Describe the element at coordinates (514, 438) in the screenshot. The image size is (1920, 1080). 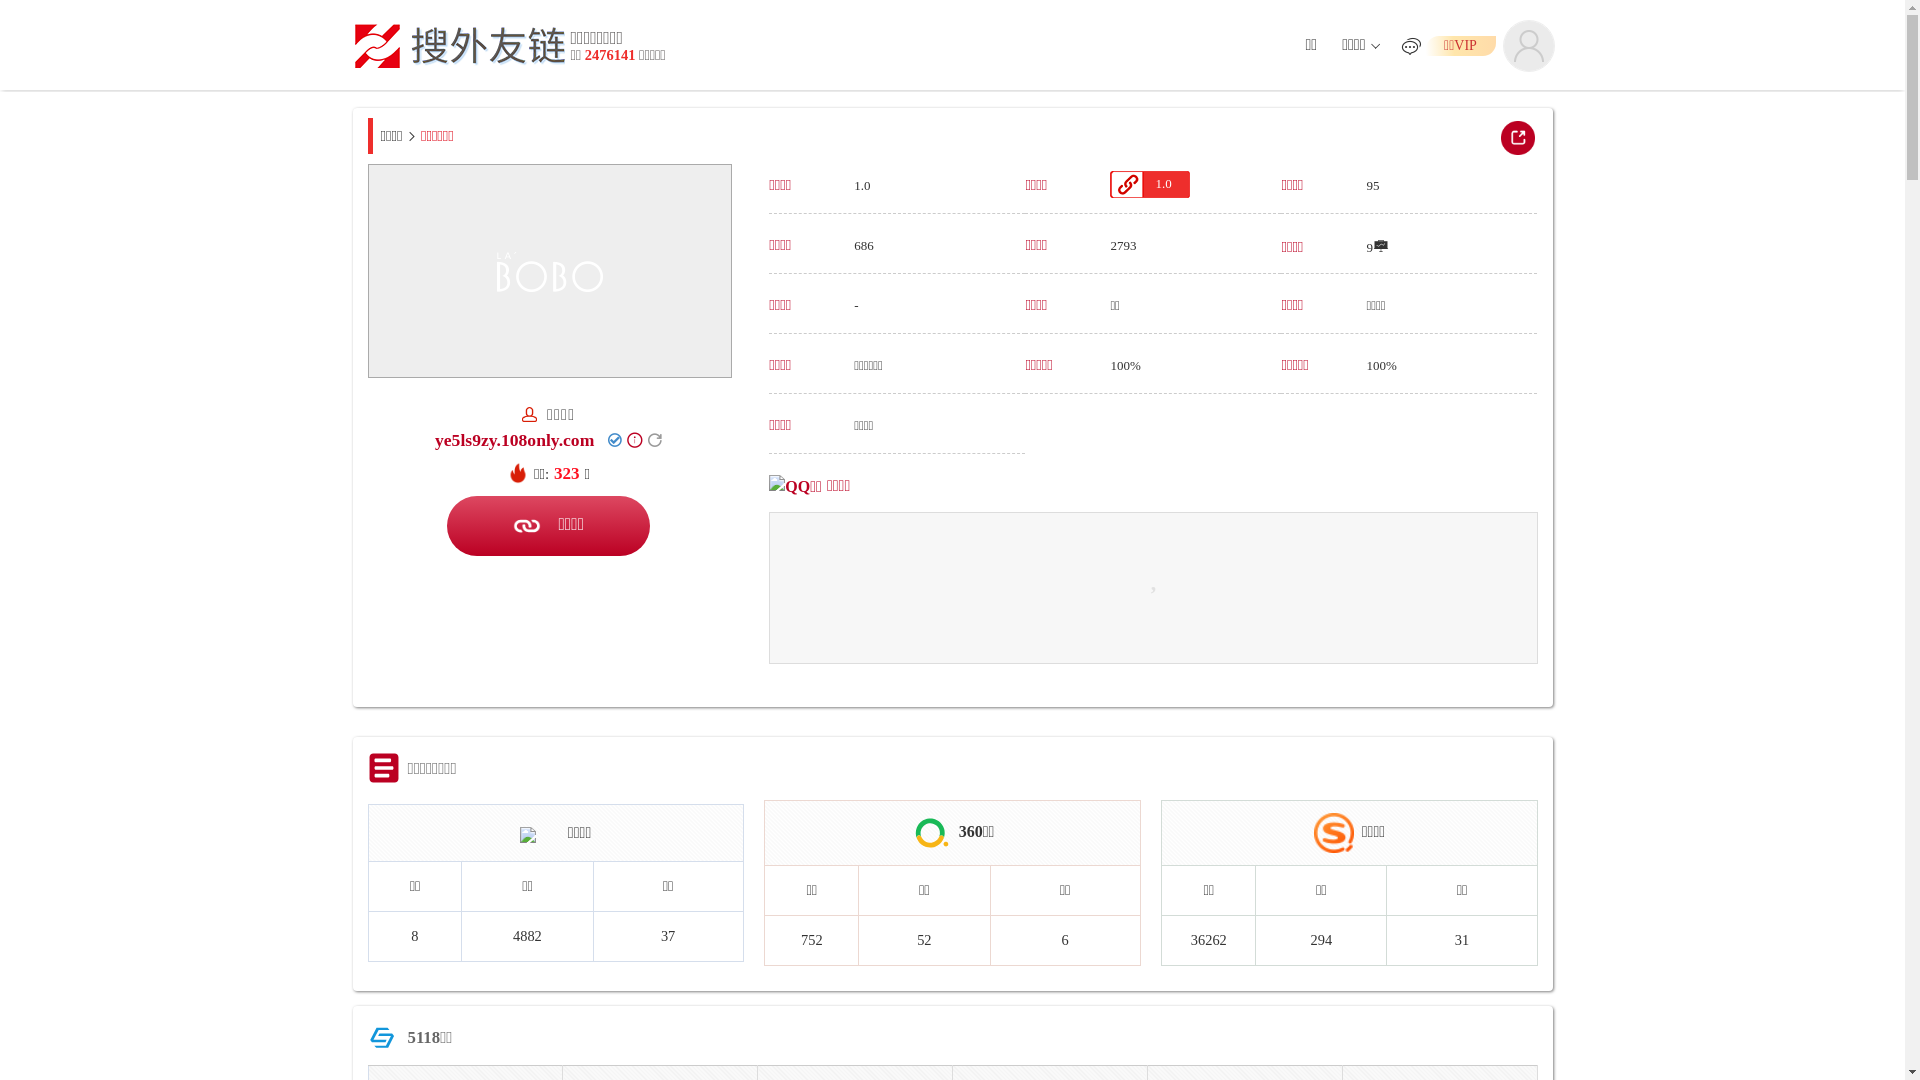
I see `'ye5ls9zy.108only.com'` at that location.